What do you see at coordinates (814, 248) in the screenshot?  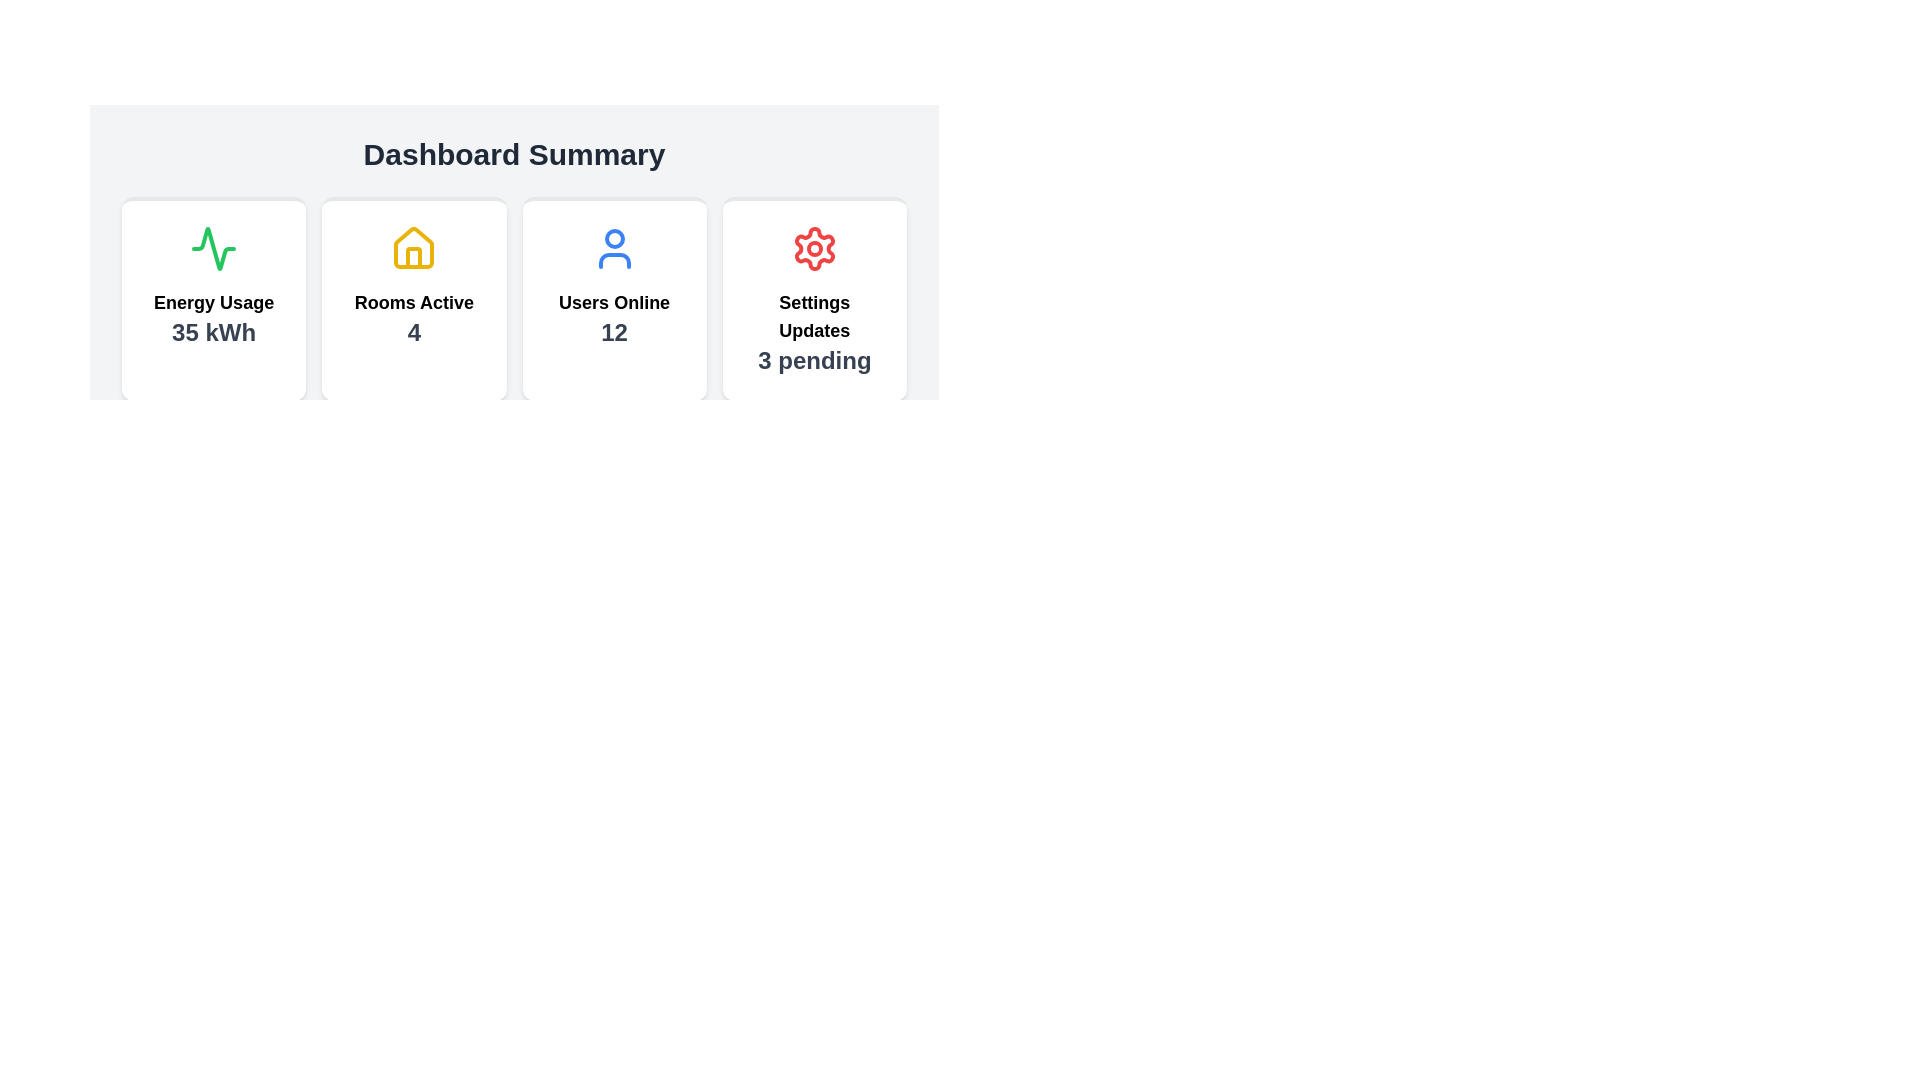 I see `details of the small circular SVG Circle Element located at the center of the settings gear icon on the dashboard card group` at bounding box center [814, 248].